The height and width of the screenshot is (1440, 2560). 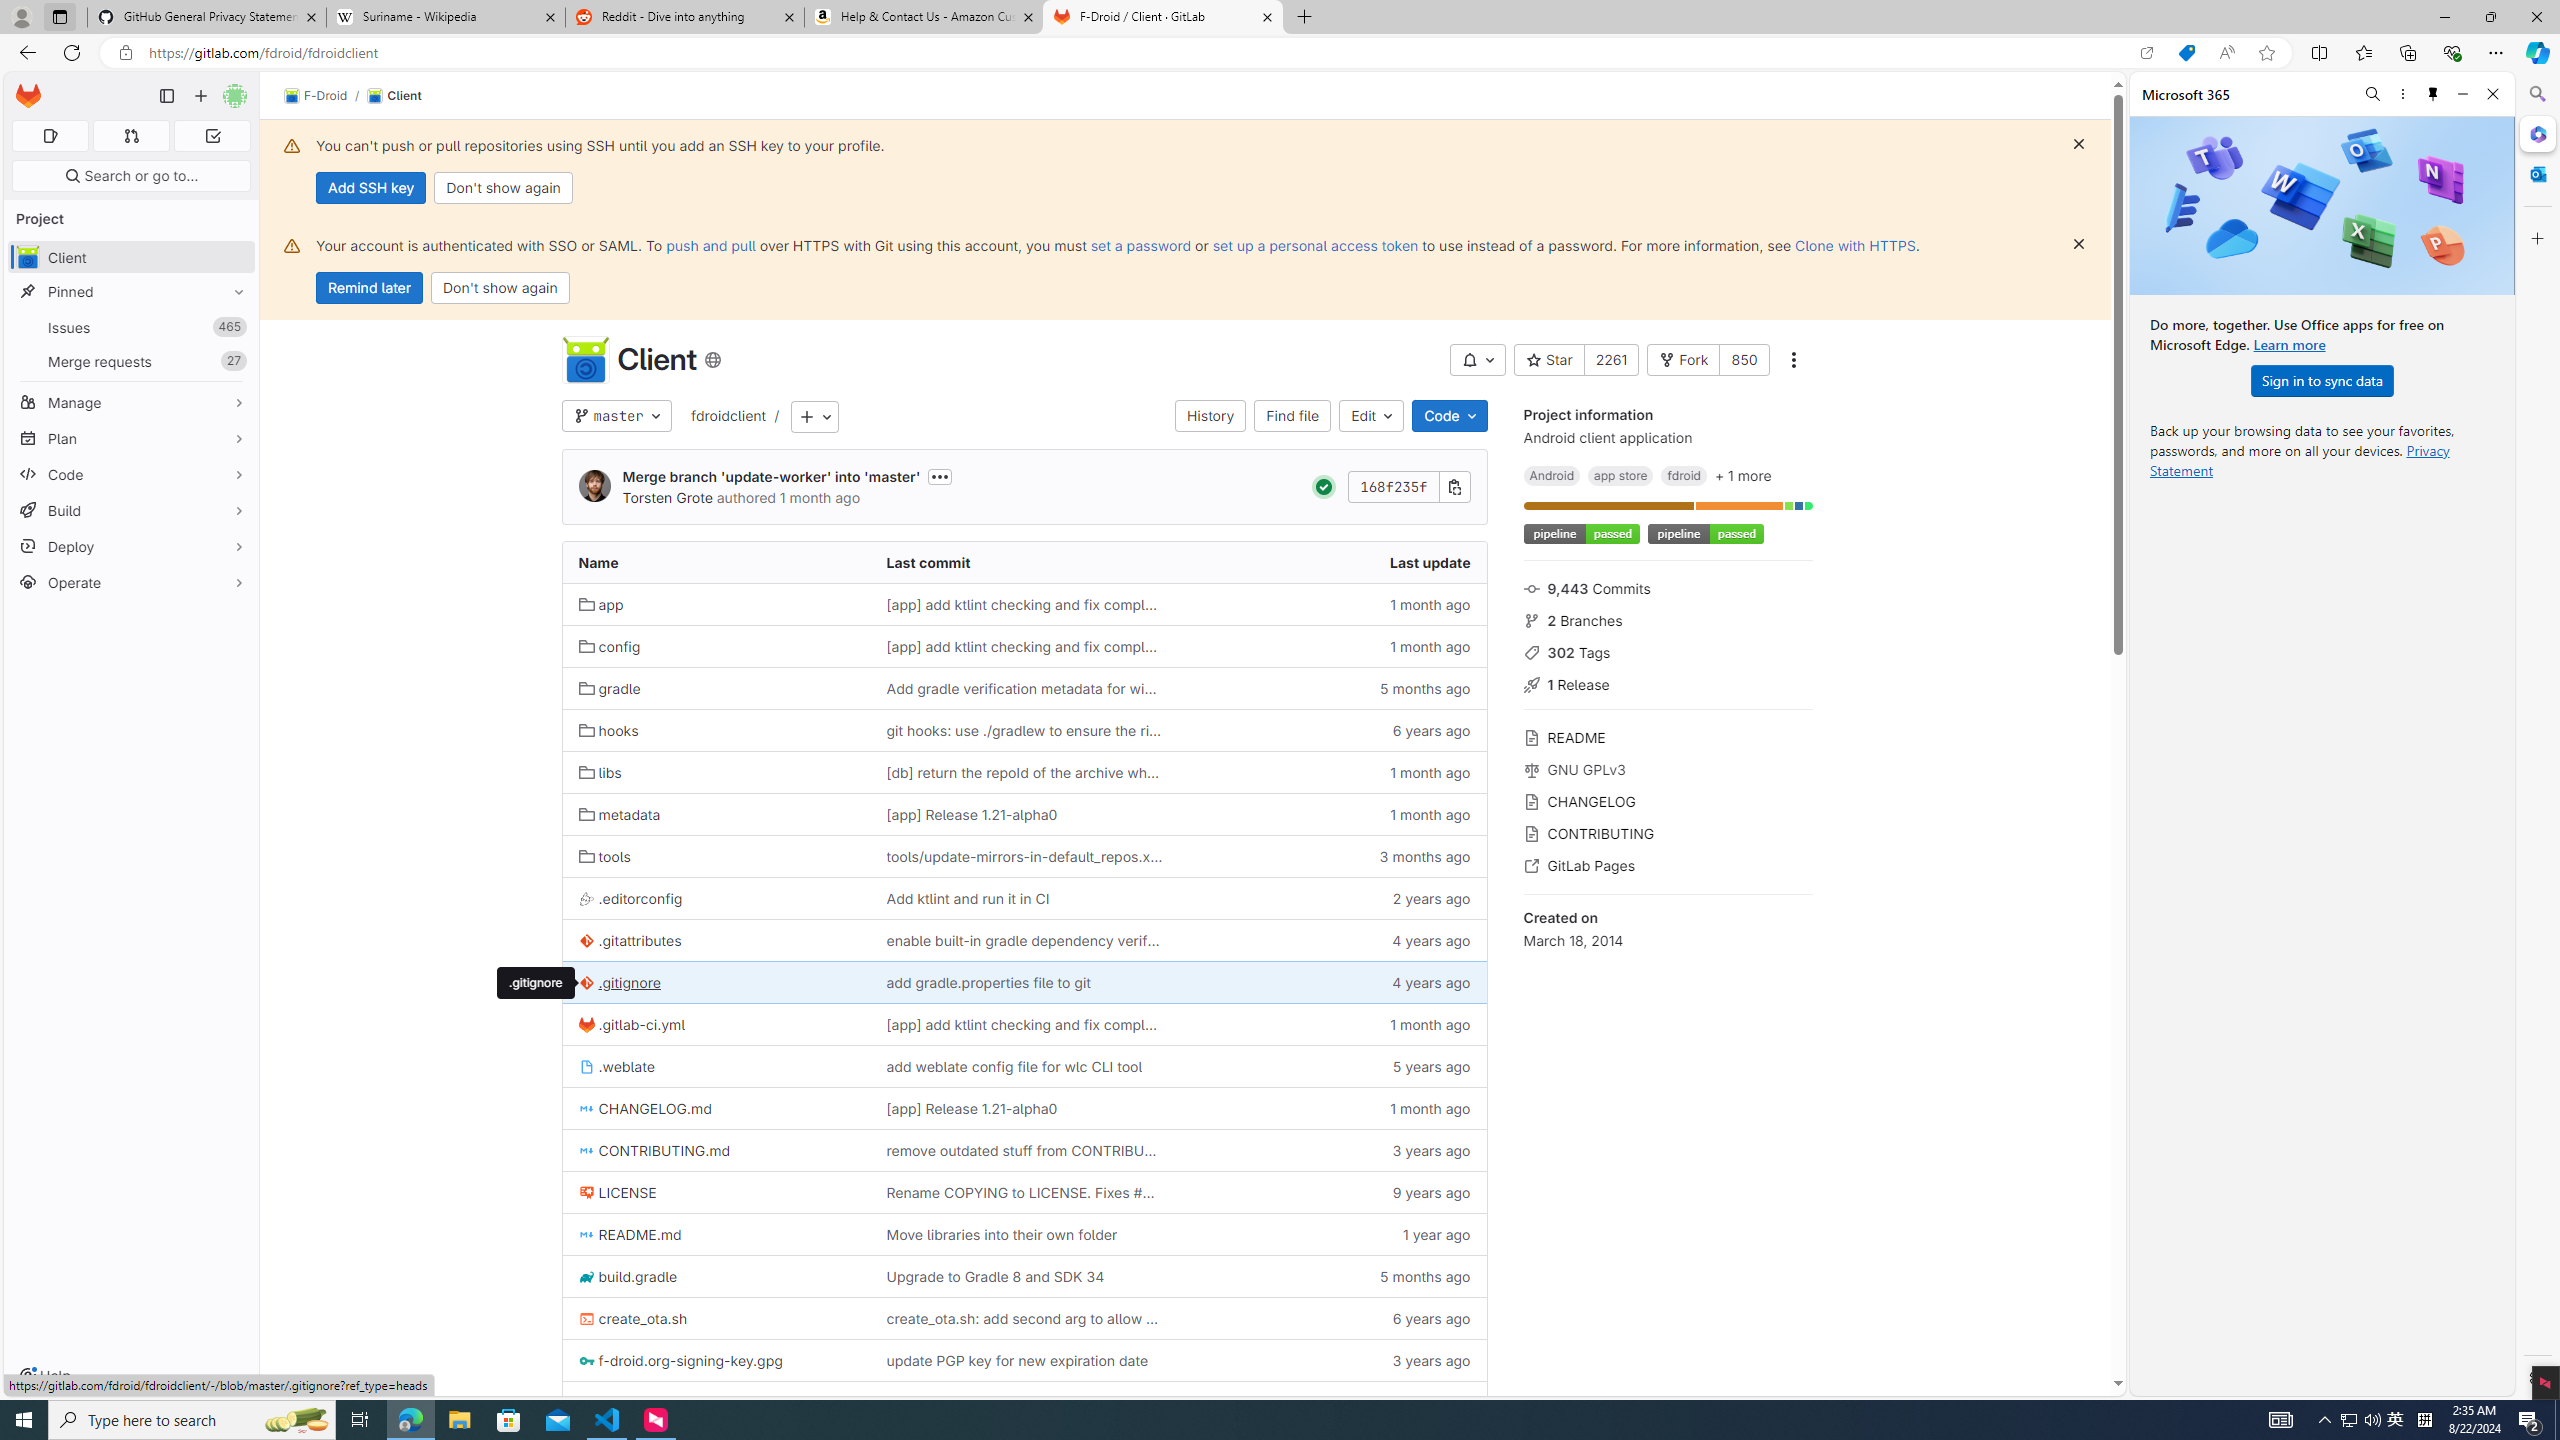 What do you see at coordinates (716, 1149) in the screenshot?
I see `'CONTRIBUTING.md'` at bounding box center [716, 1149].